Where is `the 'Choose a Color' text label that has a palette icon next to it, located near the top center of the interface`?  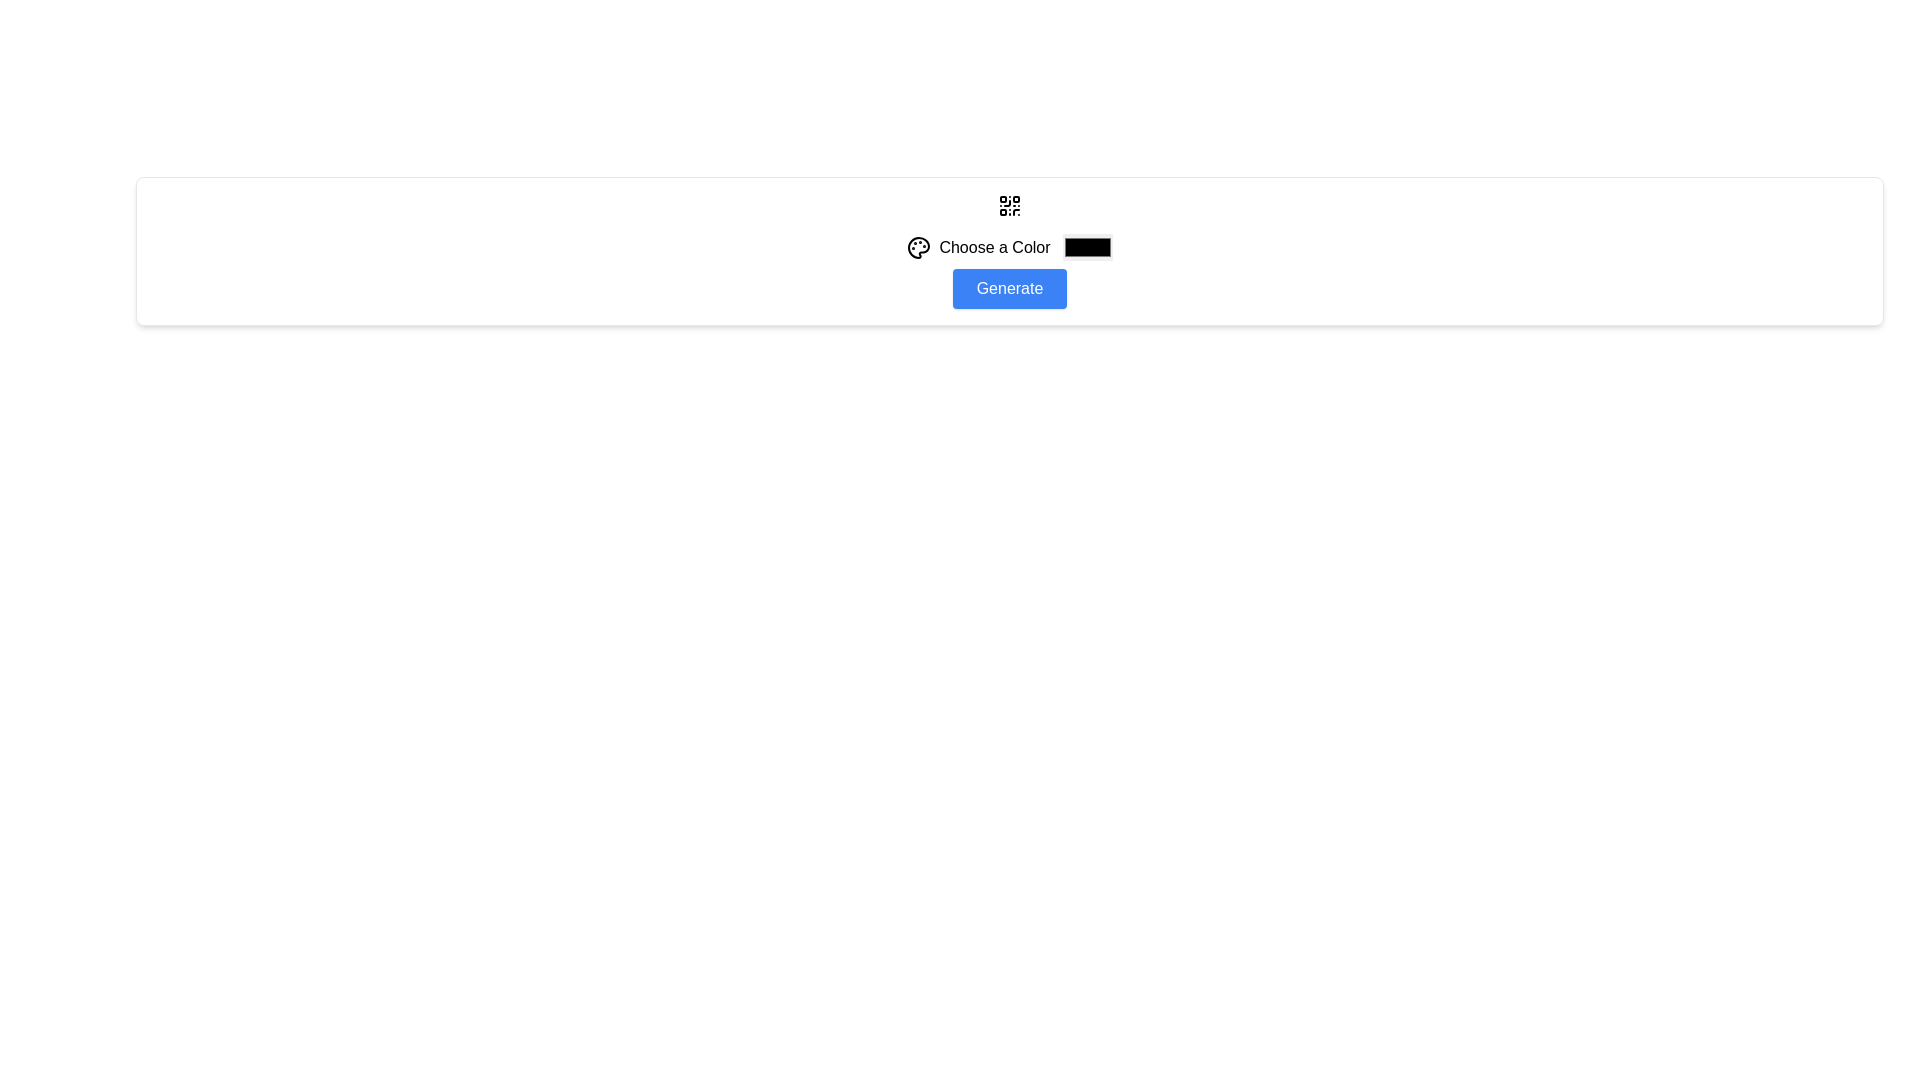 the 'Choose a Color' text label that has a palette icon next to it, located near the top center of the interface is located at coordinates (979, 246).